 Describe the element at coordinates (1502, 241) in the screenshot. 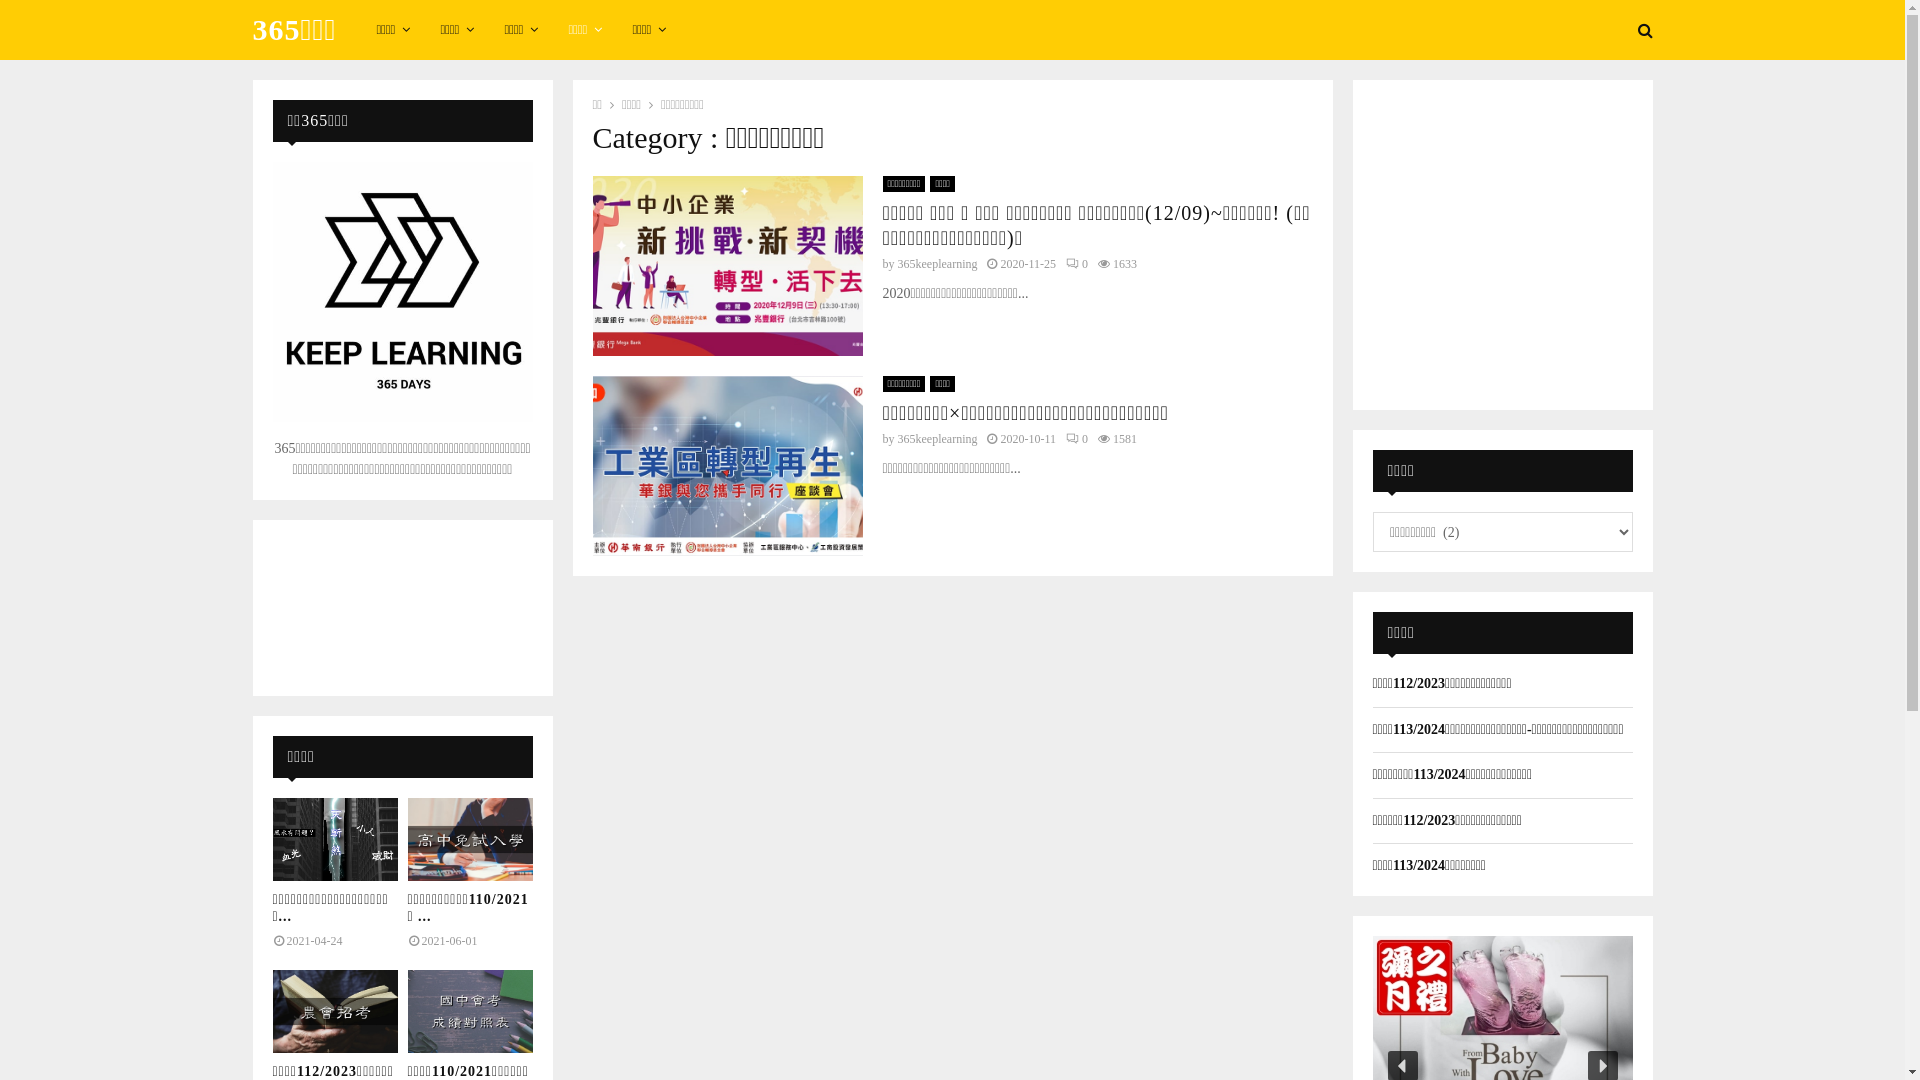

I see `'Advertisement'` at that location.